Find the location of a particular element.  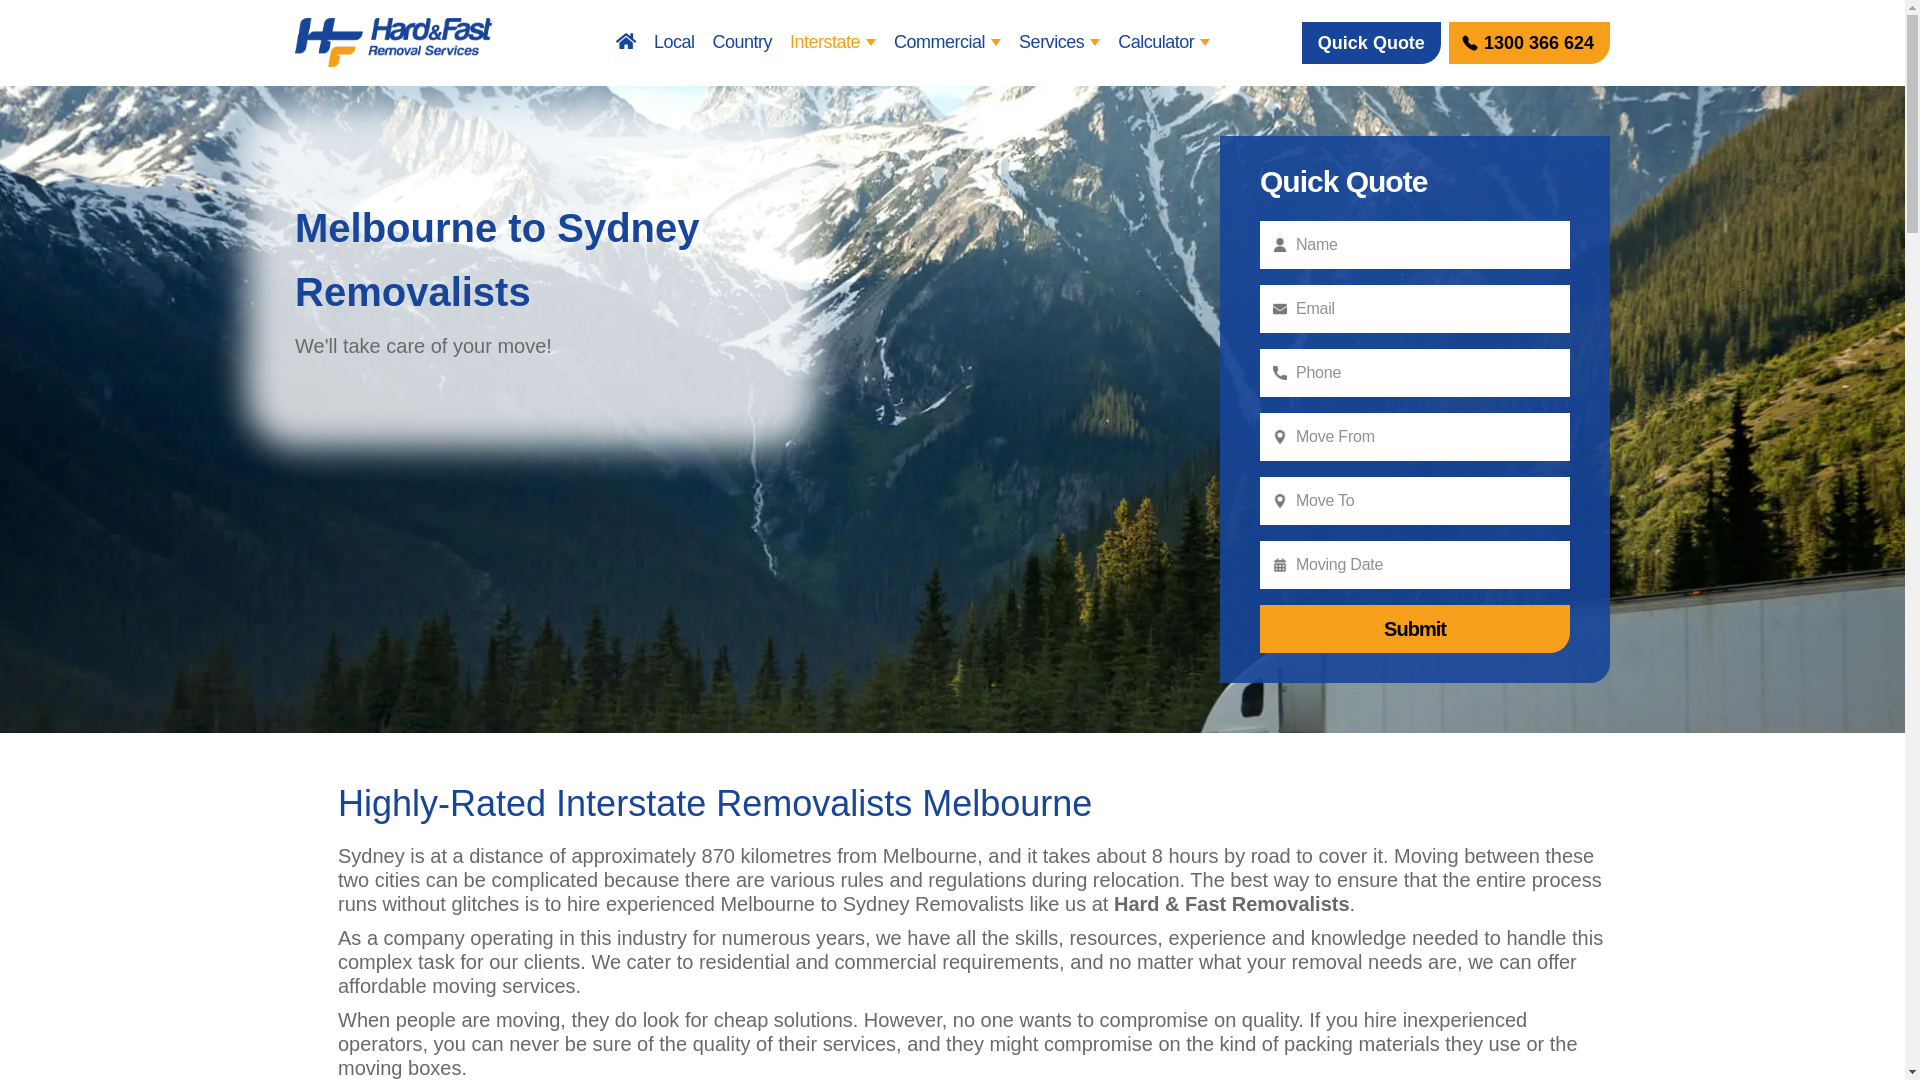

'Calculator' is located at coordinates (1163, 42).